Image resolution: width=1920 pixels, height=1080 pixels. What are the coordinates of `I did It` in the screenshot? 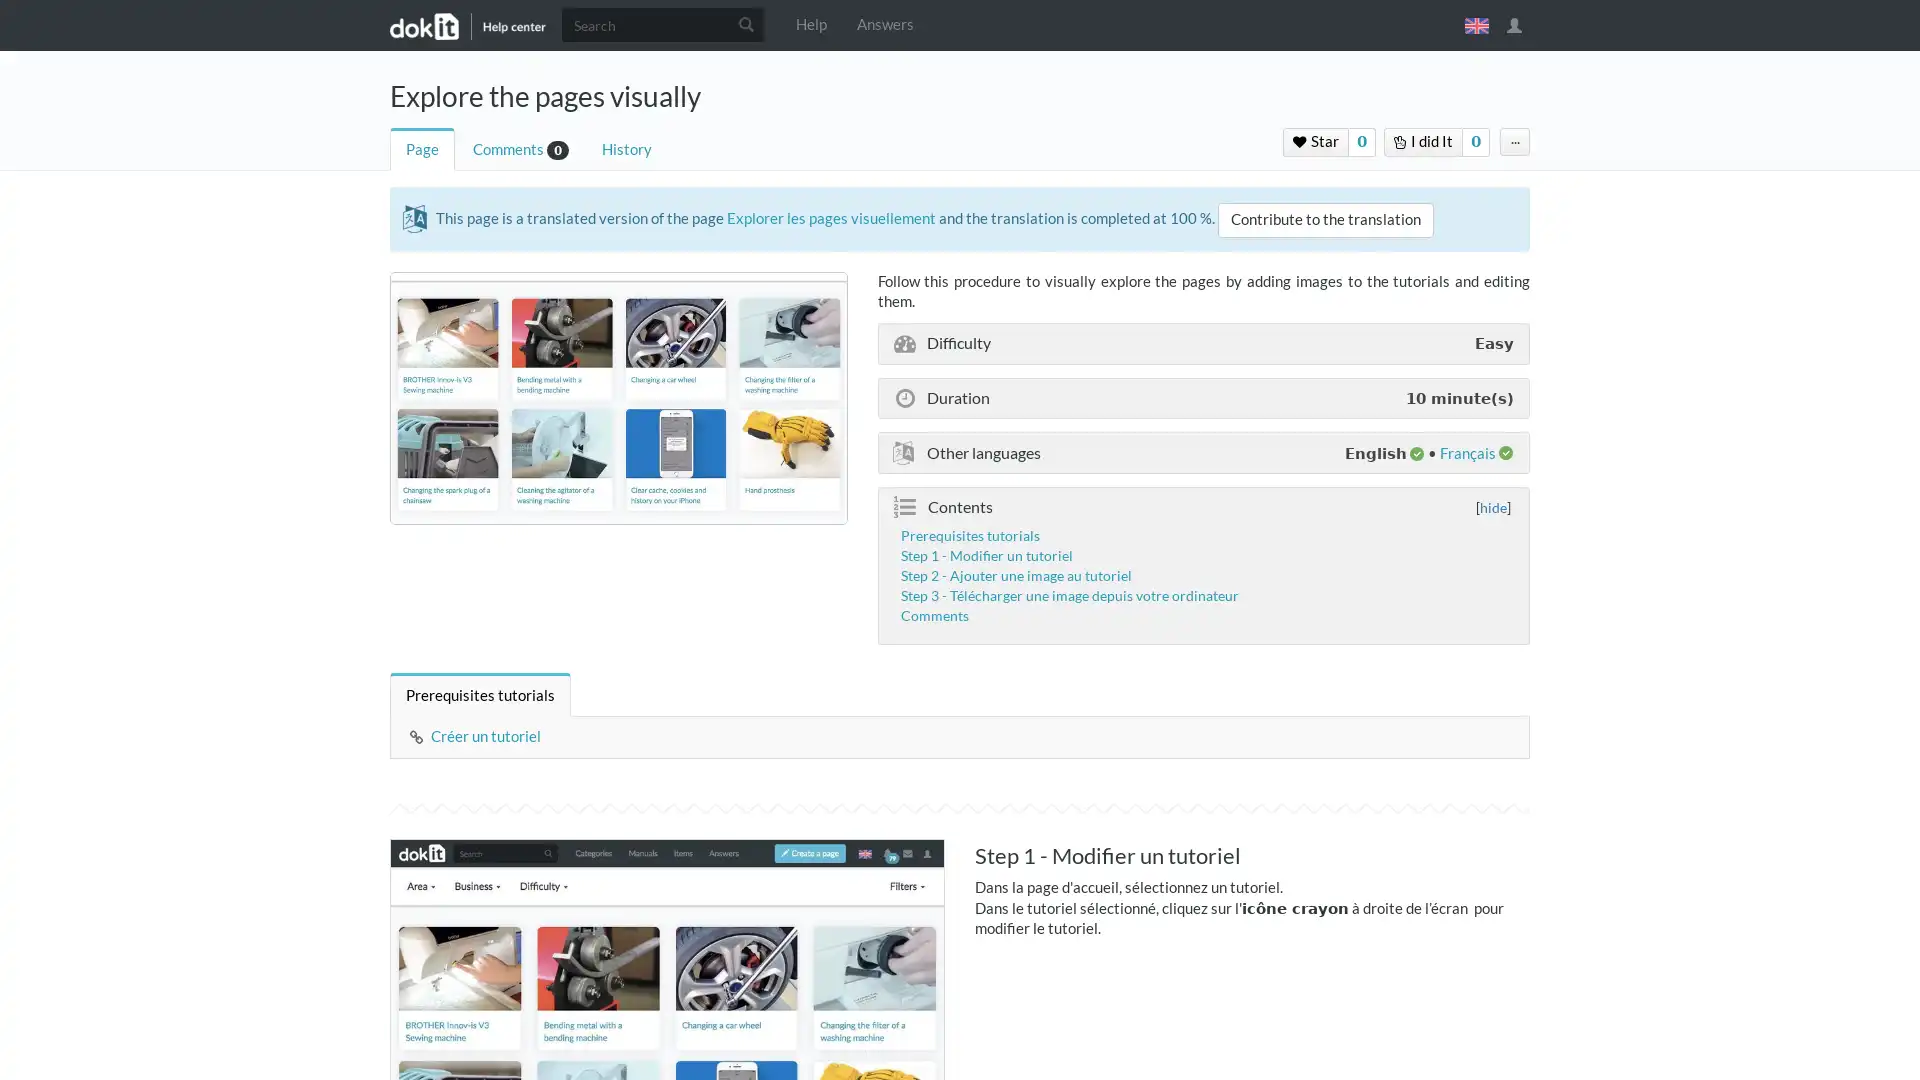 It's located at (1422, 141).